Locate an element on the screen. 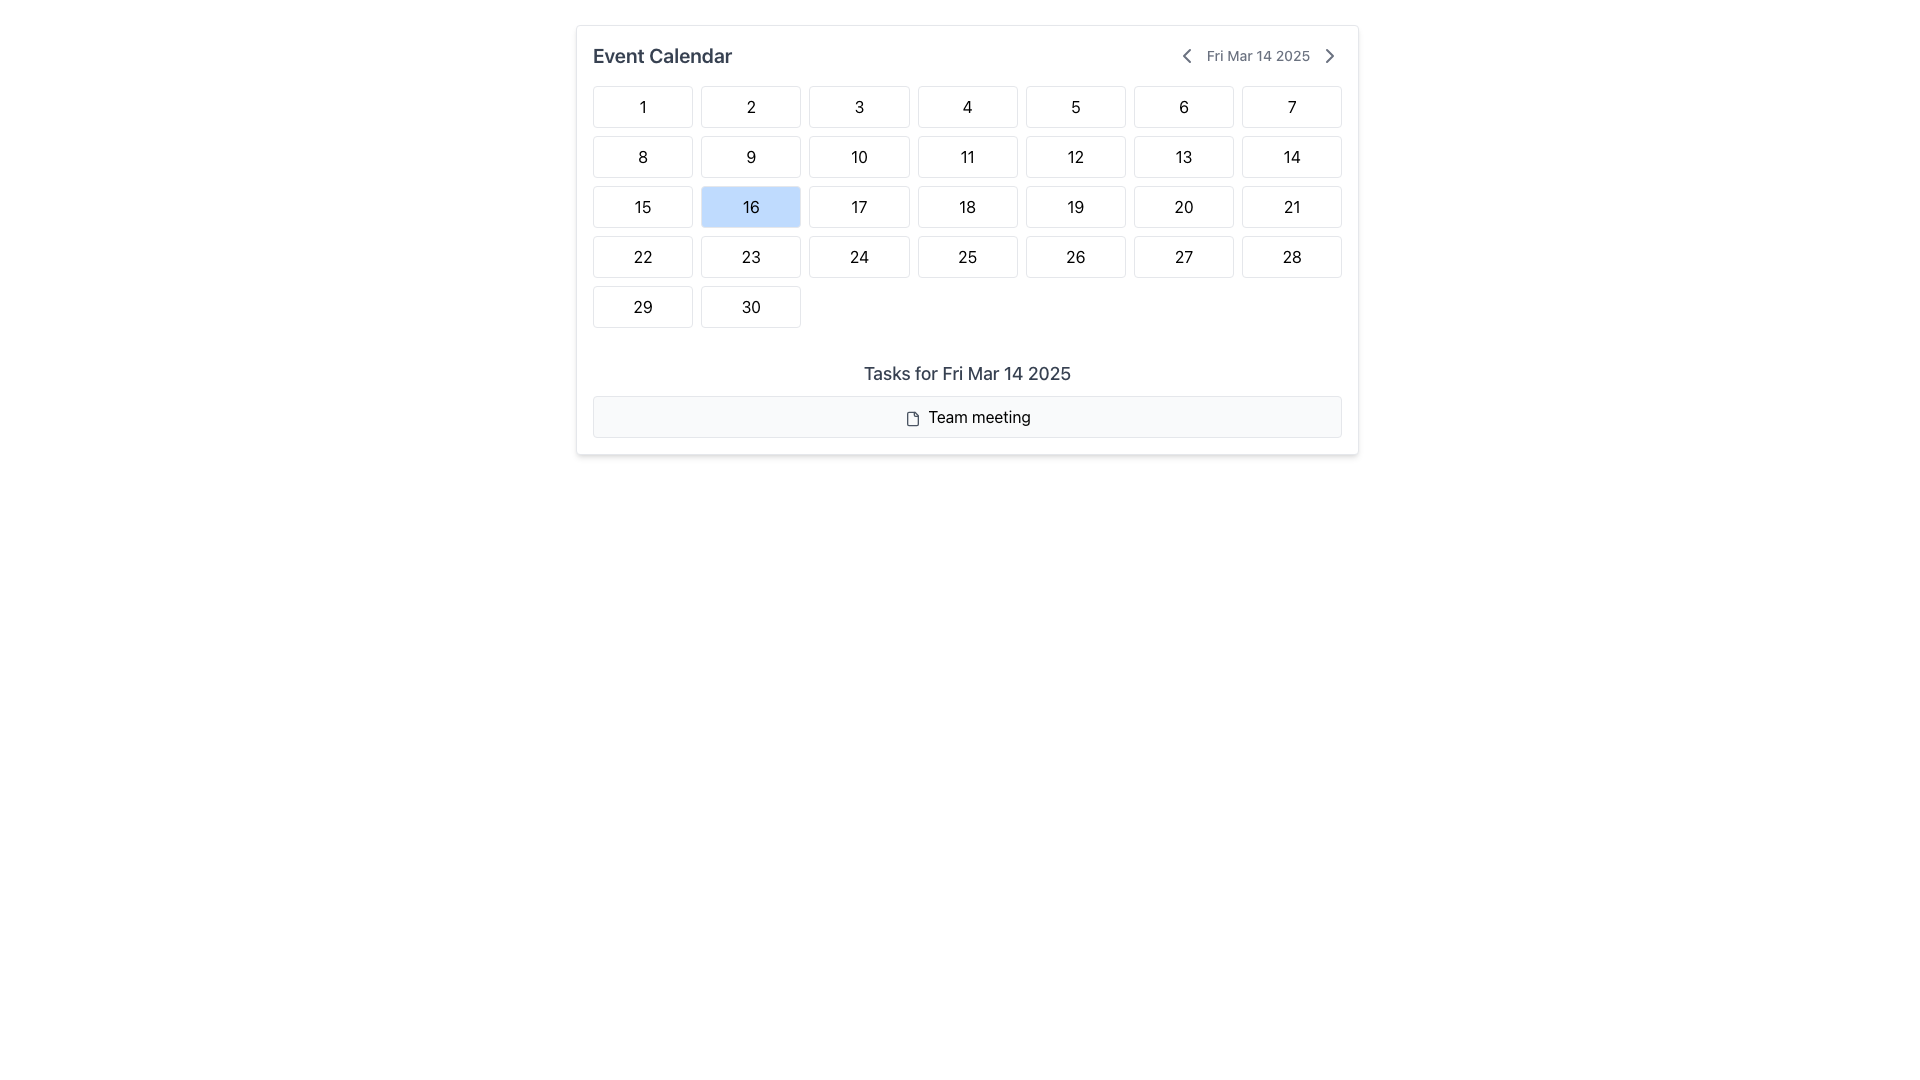  the left-pointing chevron arrow icon located in the header section is located at coordinates (1186, 55).